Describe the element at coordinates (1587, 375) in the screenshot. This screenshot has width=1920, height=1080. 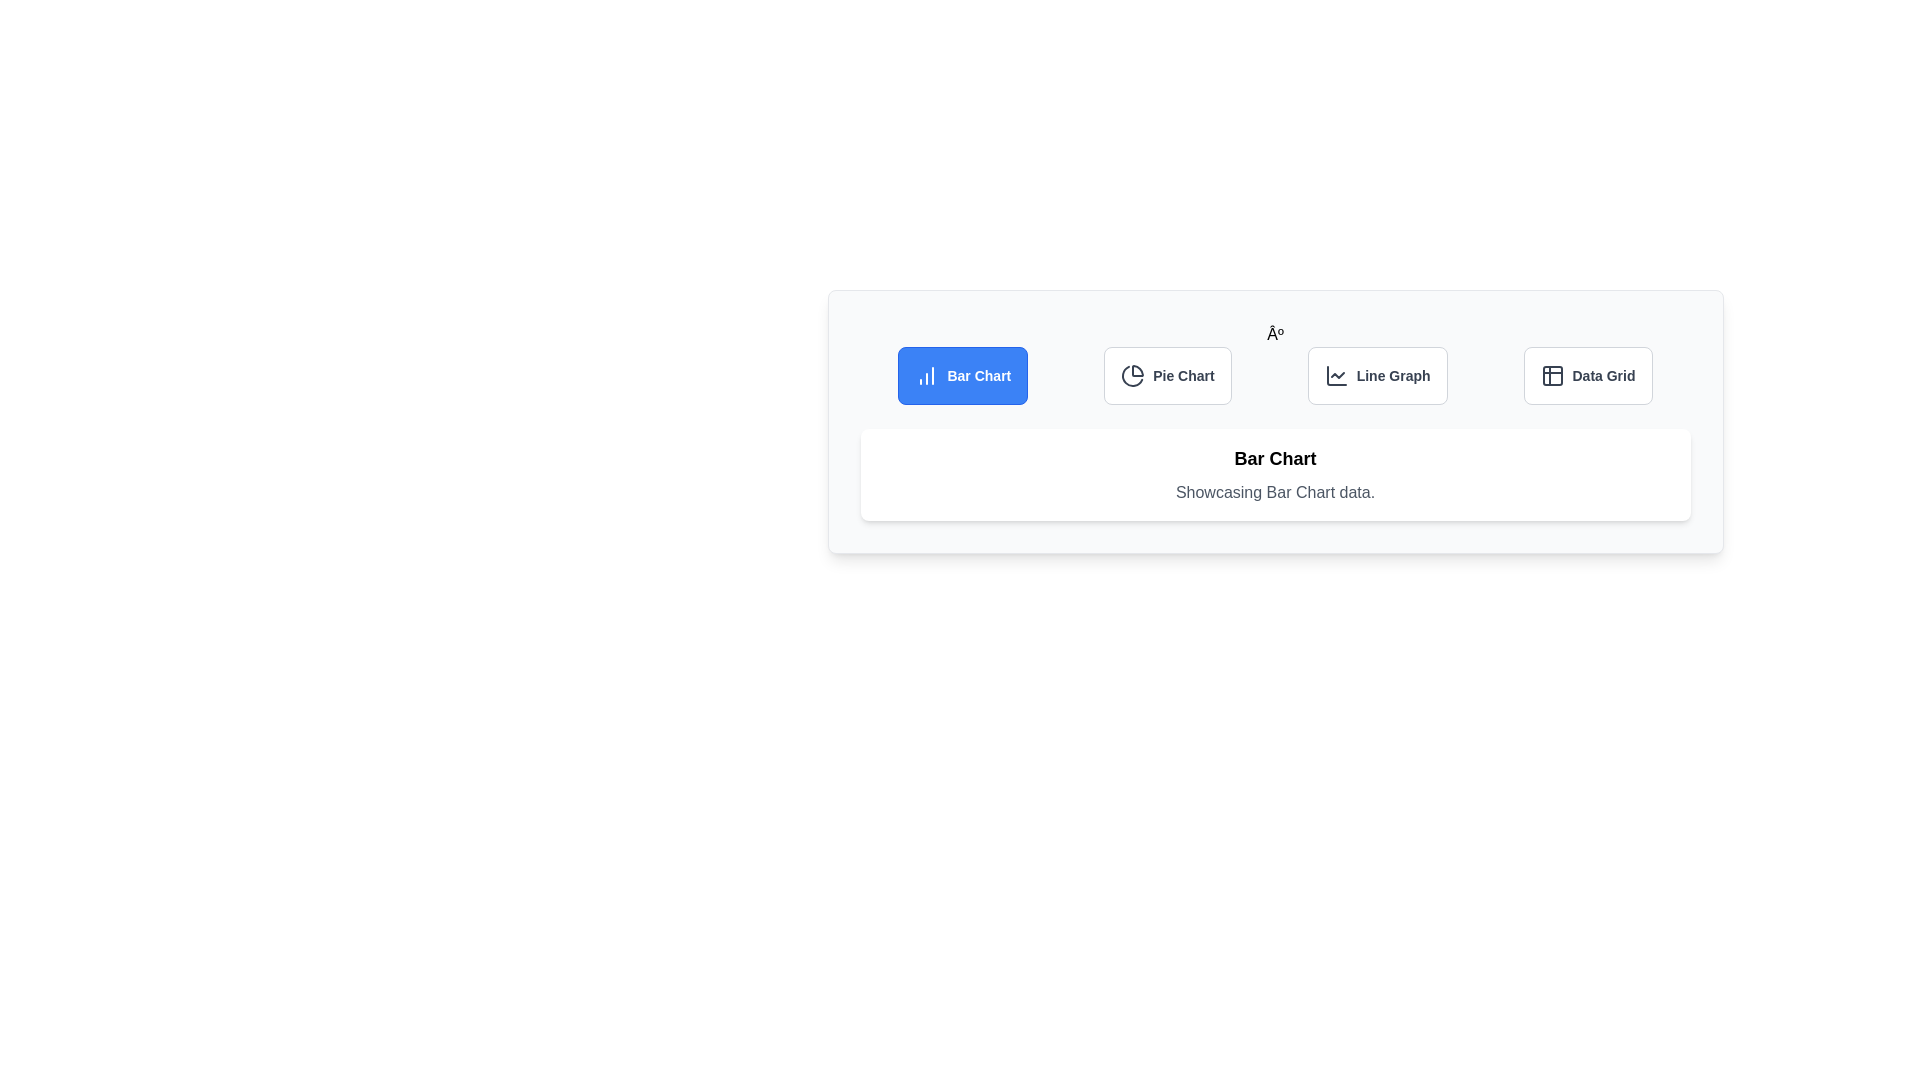
I see `the button labeled Data Grid to observe its visual feedback` at that location.